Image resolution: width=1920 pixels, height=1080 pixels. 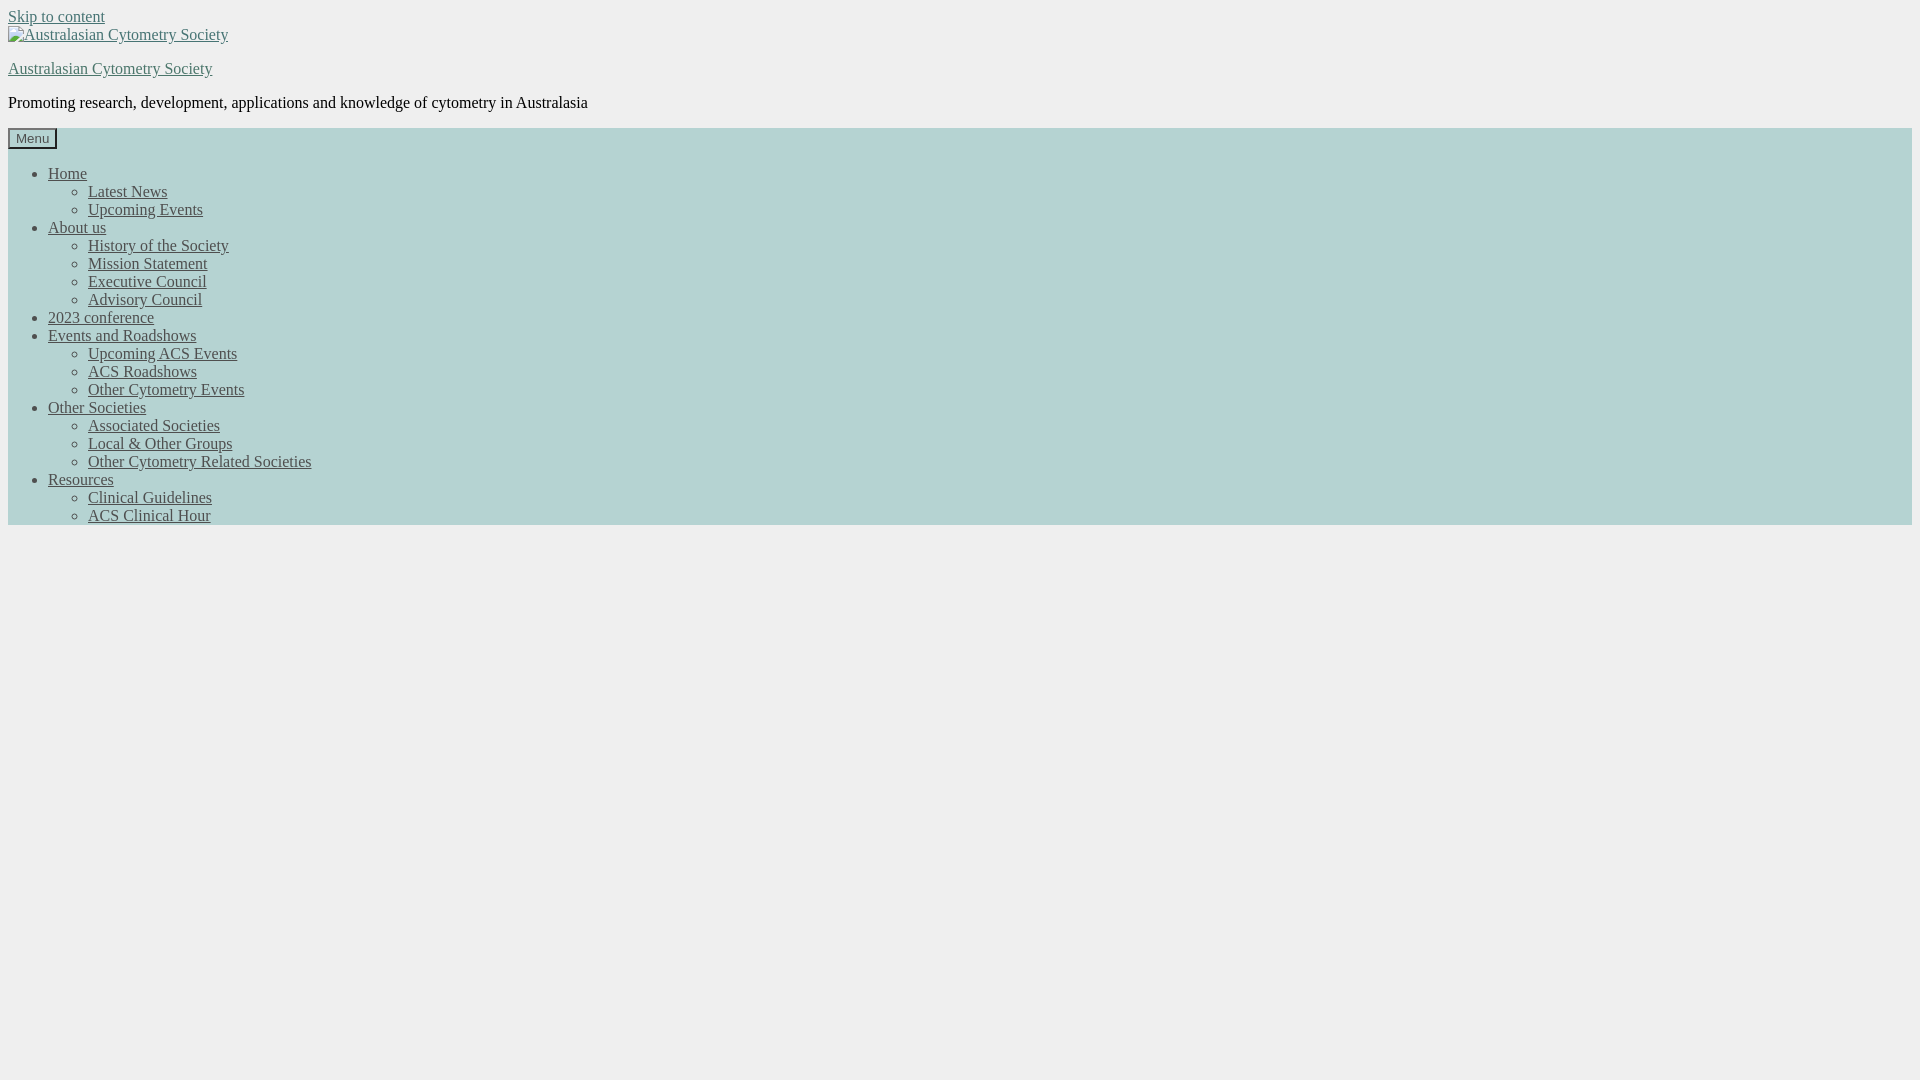 I want to click on 'Other Cytometry Related Societies', so click(x=200, y=461).